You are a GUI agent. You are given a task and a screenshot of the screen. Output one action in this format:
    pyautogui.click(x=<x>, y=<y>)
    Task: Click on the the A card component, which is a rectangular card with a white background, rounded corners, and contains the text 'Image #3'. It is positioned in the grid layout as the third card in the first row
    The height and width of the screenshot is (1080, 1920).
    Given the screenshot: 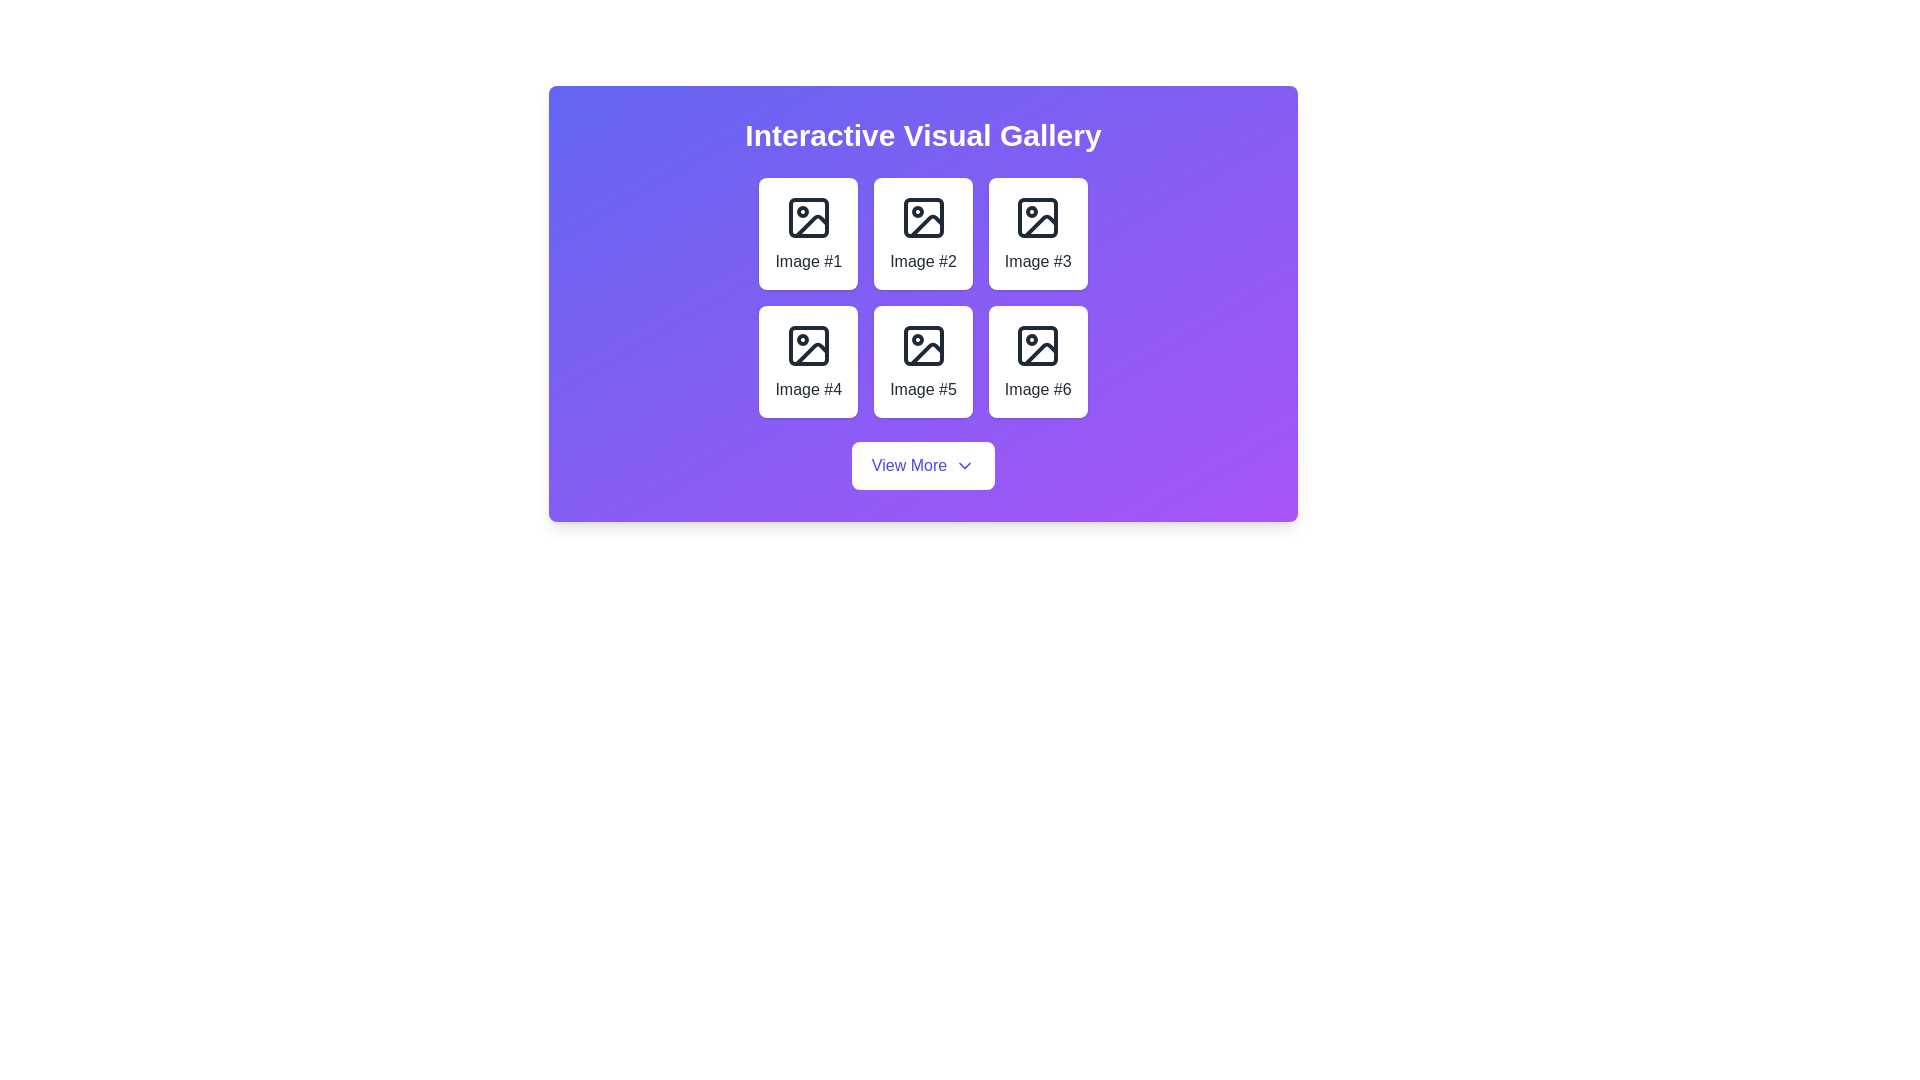 What is the action you would take?
    pyautogui.click(x=1038, y=233)
    